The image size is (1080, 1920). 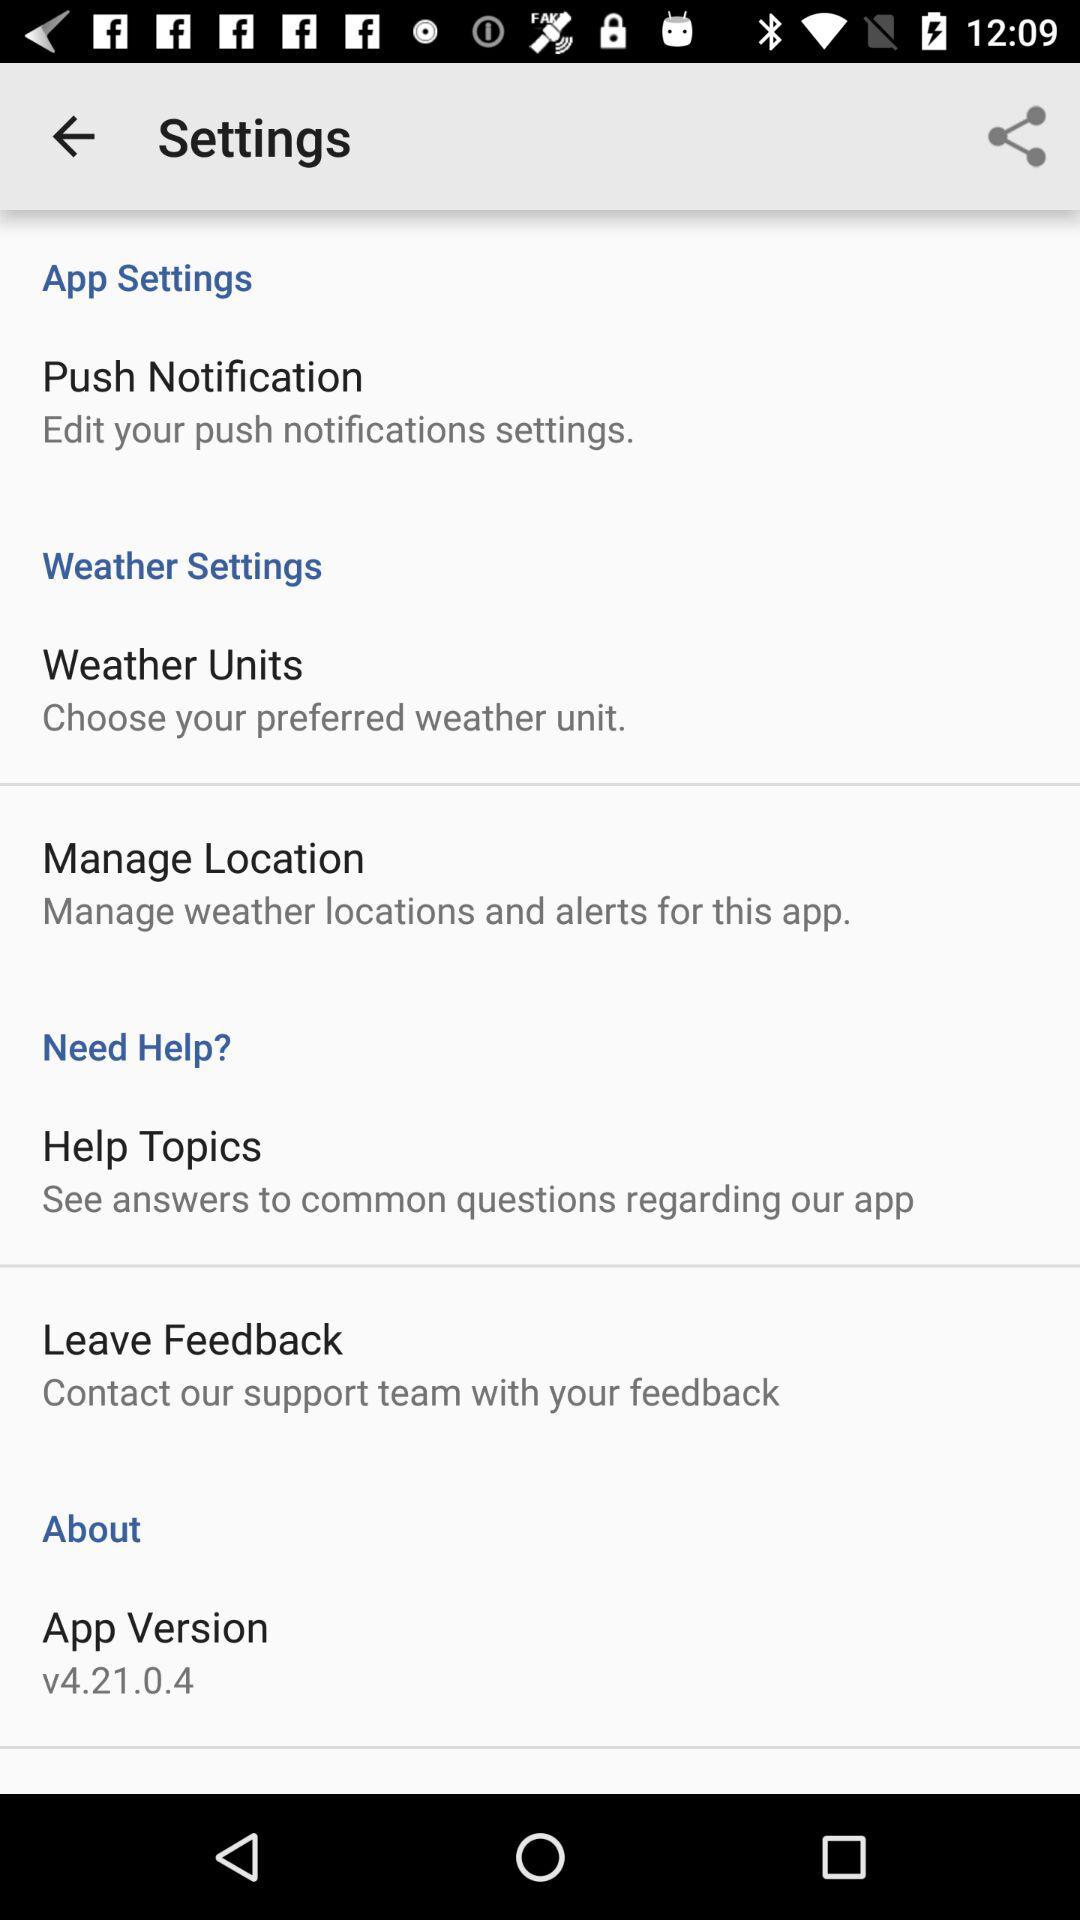 I want to click on icon below leave feedback icon, so click(x=410, y=1390).